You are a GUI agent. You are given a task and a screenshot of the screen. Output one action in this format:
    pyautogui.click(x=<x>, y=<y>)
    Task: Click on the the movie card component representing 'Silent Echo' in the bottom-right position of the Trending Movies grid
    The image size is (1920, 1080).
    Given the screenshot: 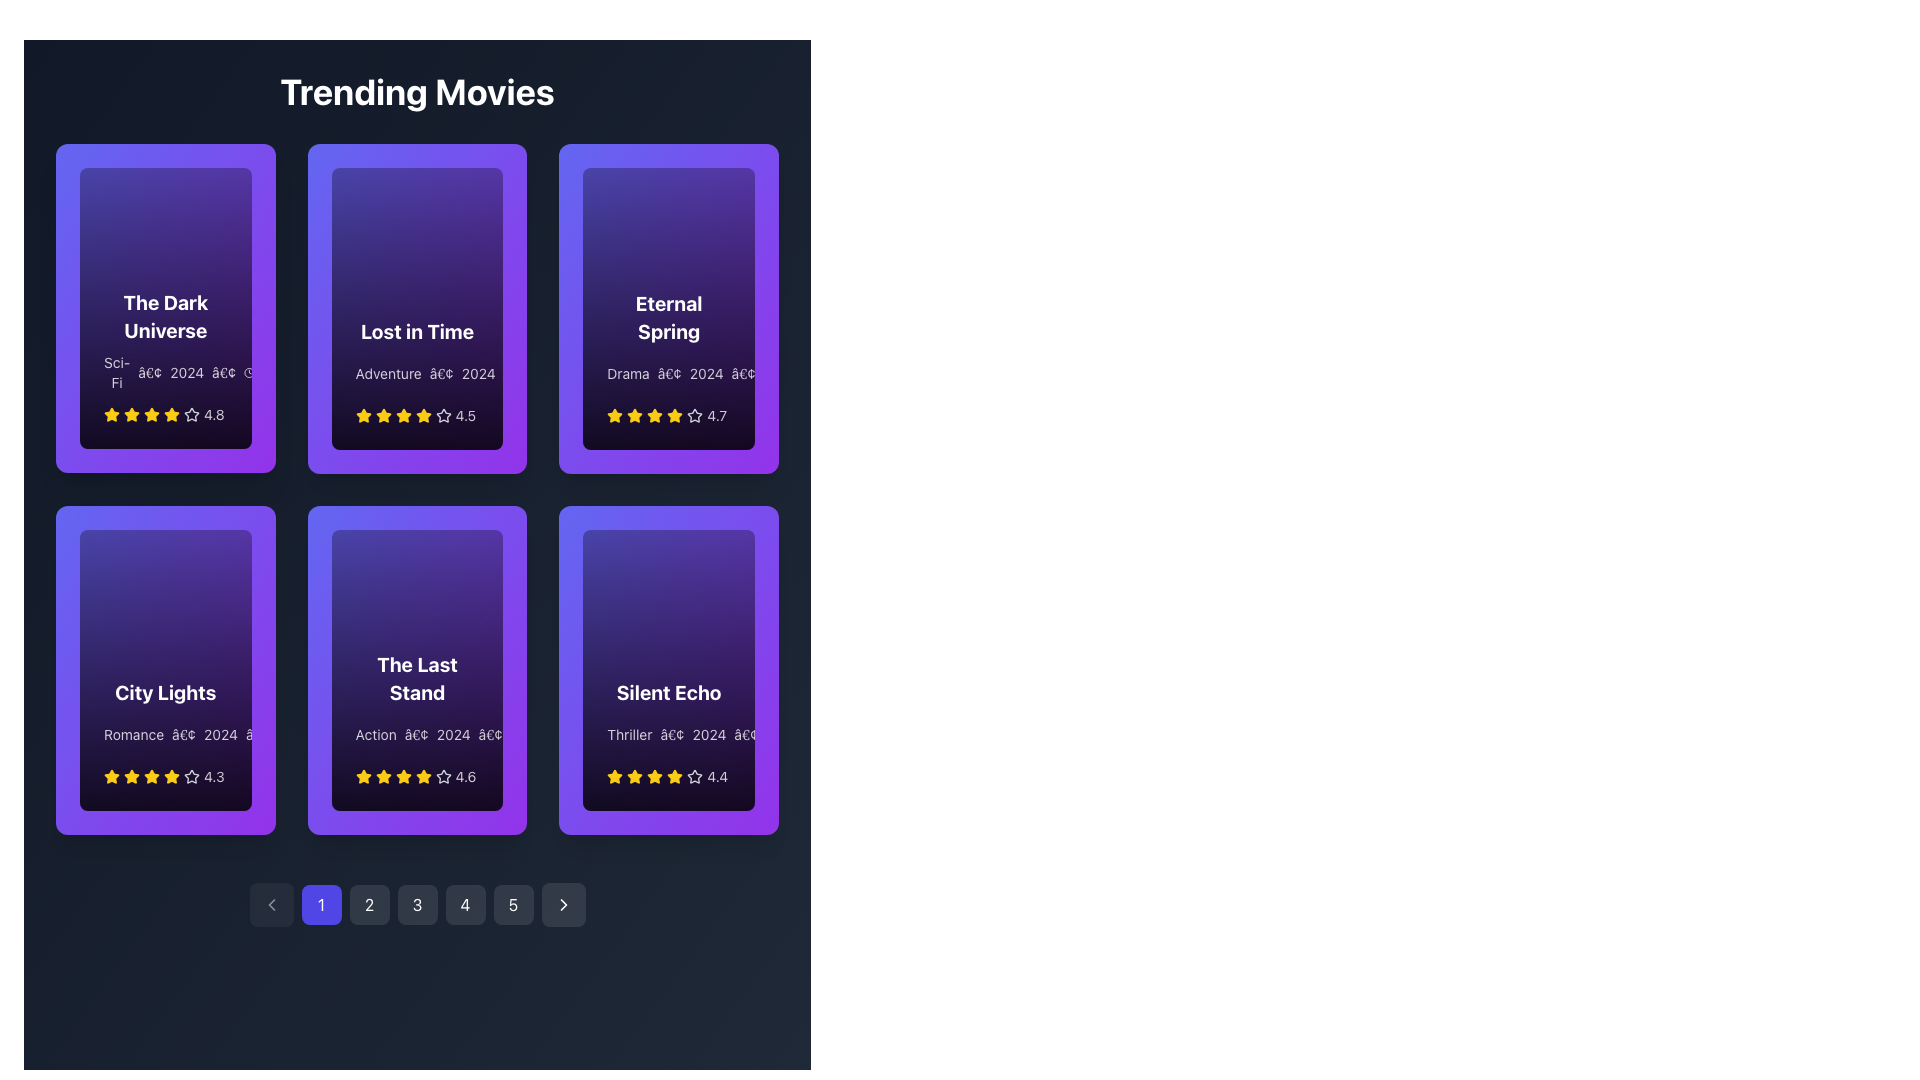 What is the action you would take?
    pyautogui.click(x=668, y=670)
    